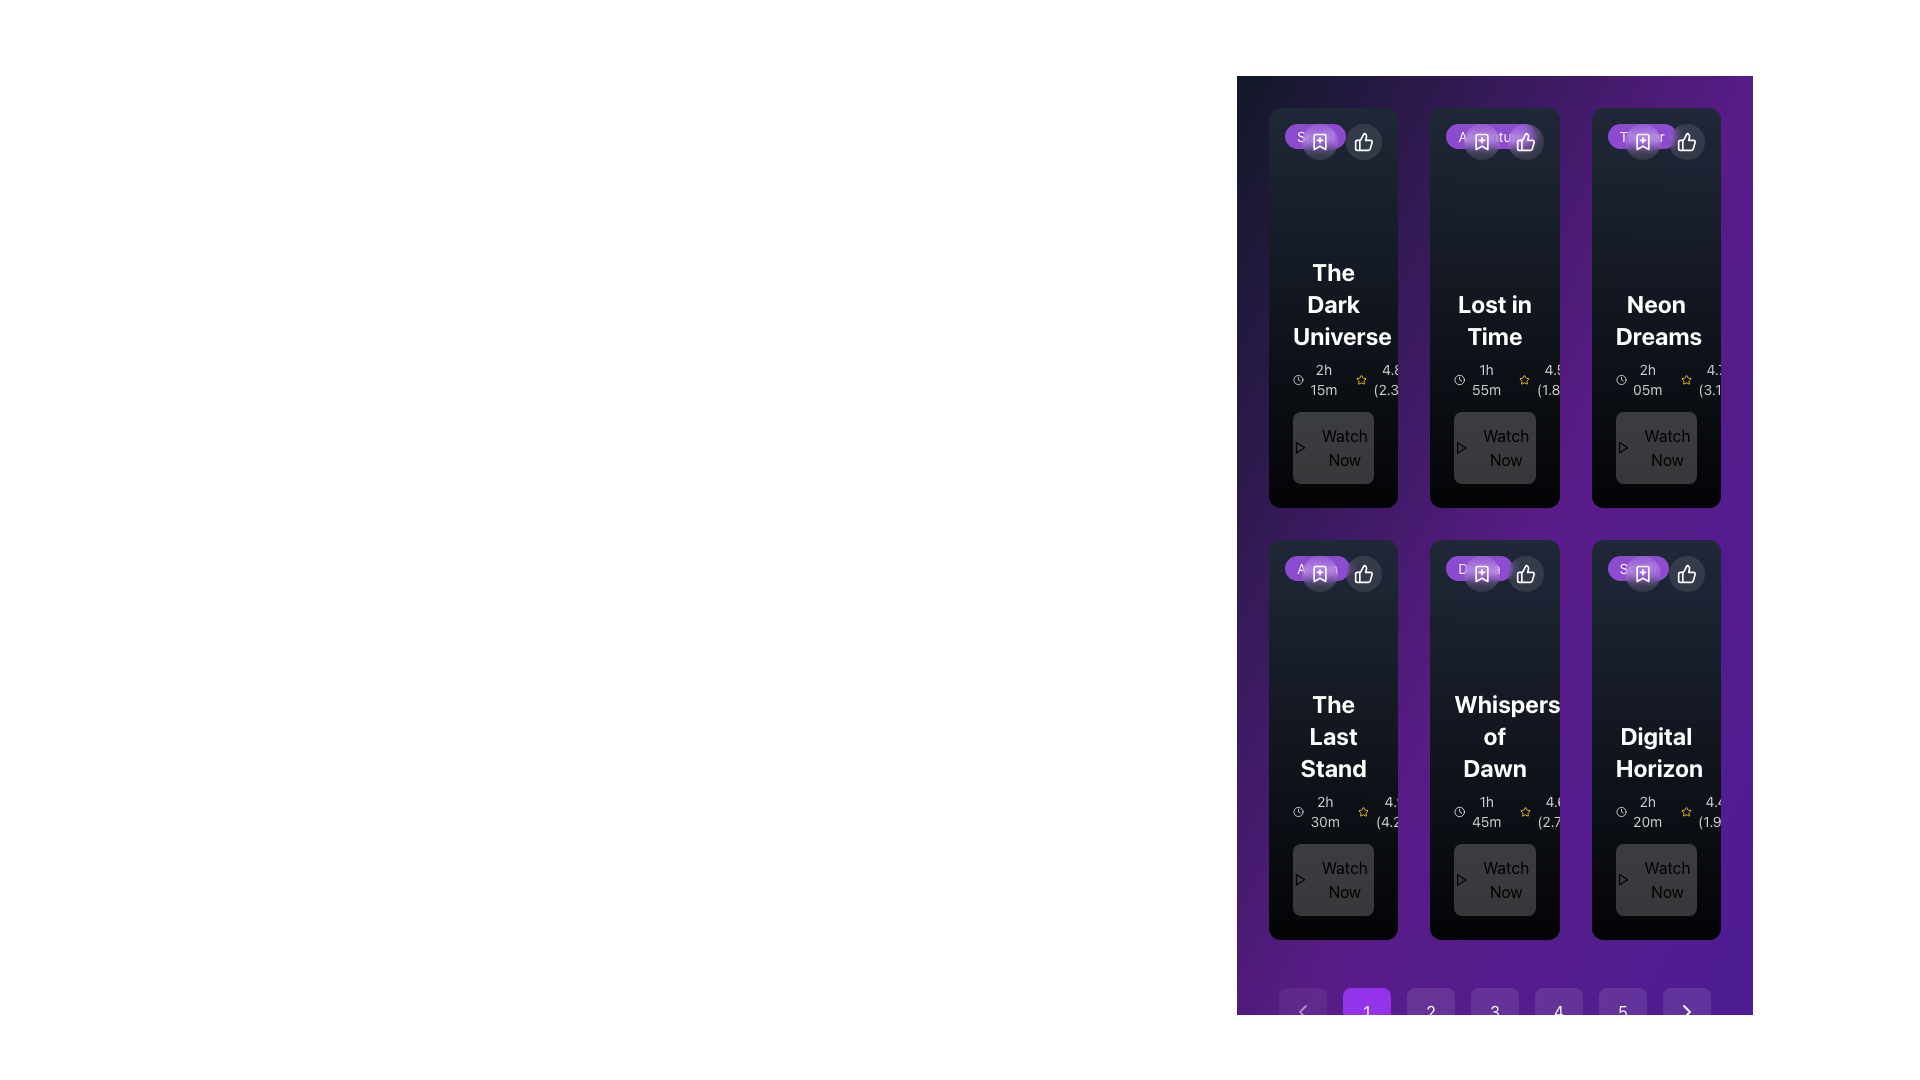 This screenshot has width=1920, height=1080. Describe the element at coordinates (1656, 446) in the screenshot. I see `the 'Watch Now' button located below the text '2h 05m' and '4.7 (3.1k)' on the 'Neon Dreams' card in the third column of the top row` at that location.